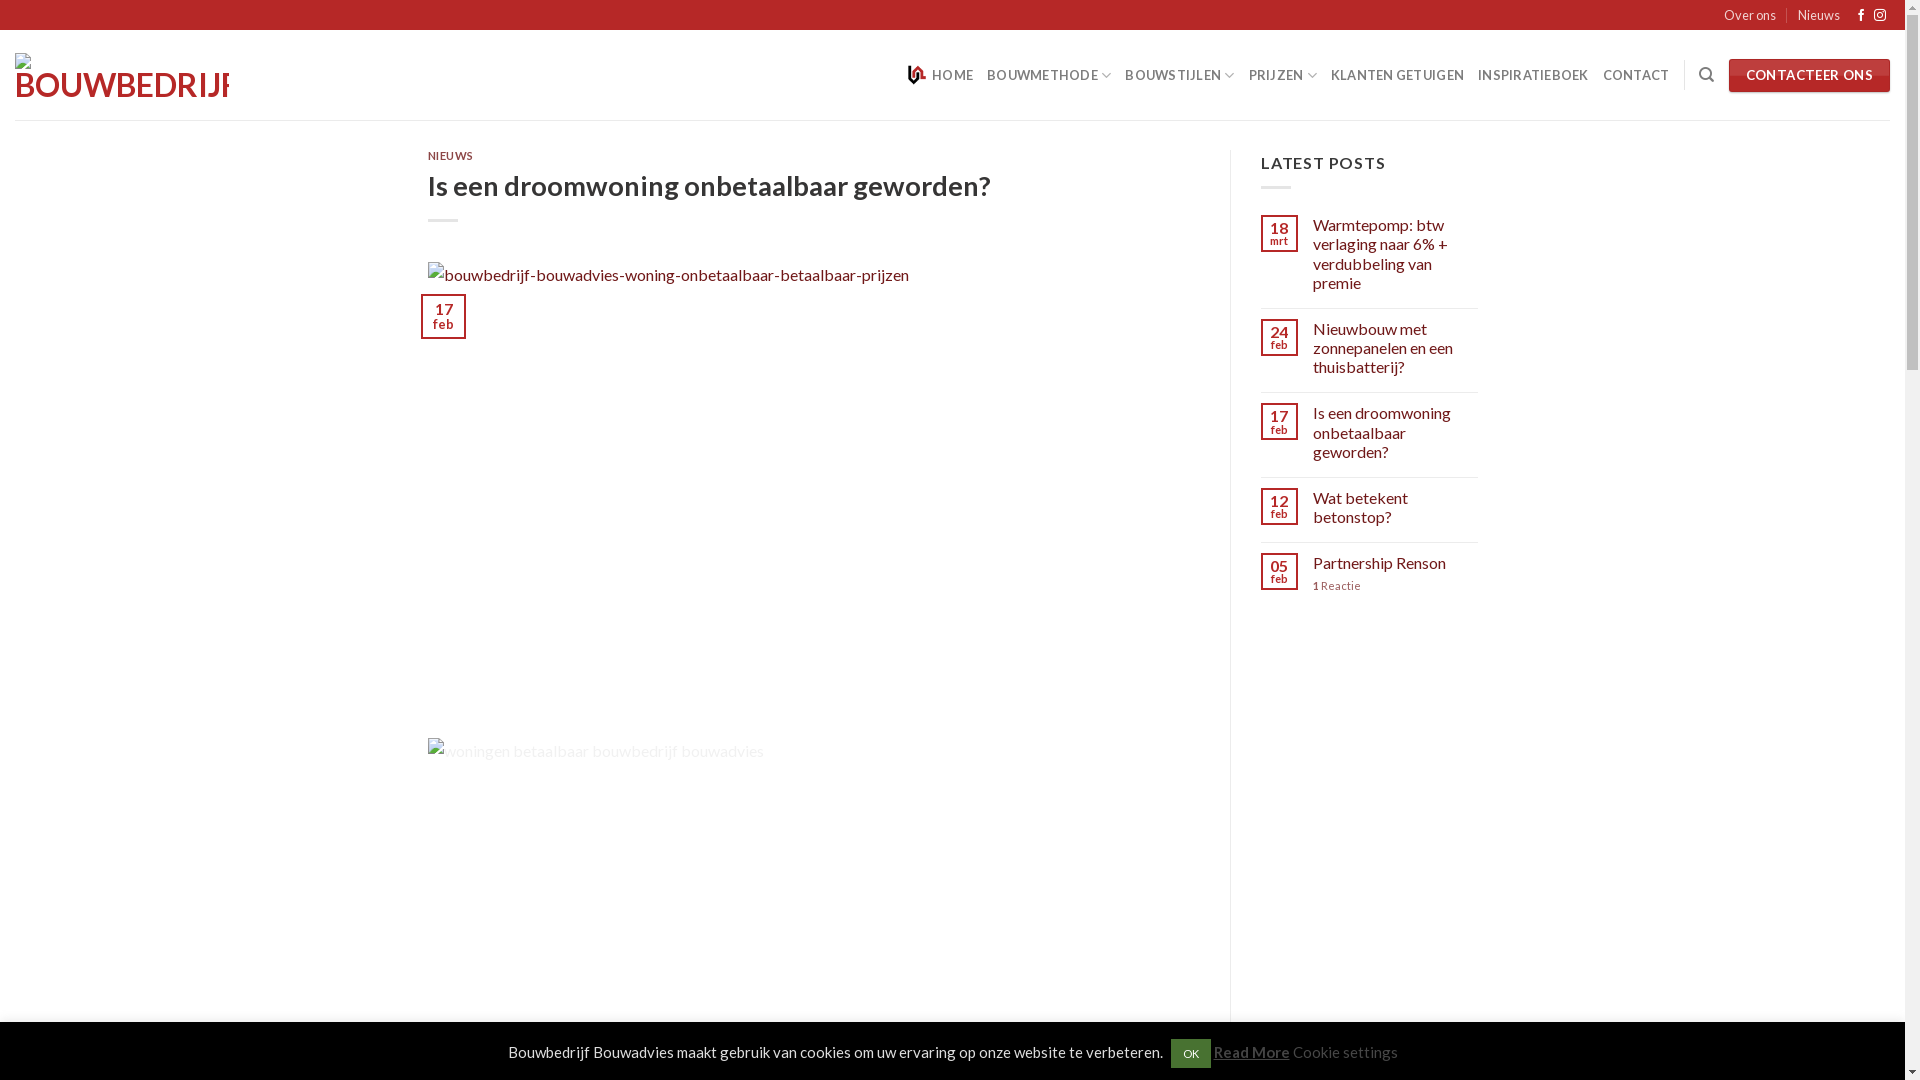  Describe the element at coordinates (1809, 75) in the screenshot. I see `'CONTACTEER ONS'` at that location.